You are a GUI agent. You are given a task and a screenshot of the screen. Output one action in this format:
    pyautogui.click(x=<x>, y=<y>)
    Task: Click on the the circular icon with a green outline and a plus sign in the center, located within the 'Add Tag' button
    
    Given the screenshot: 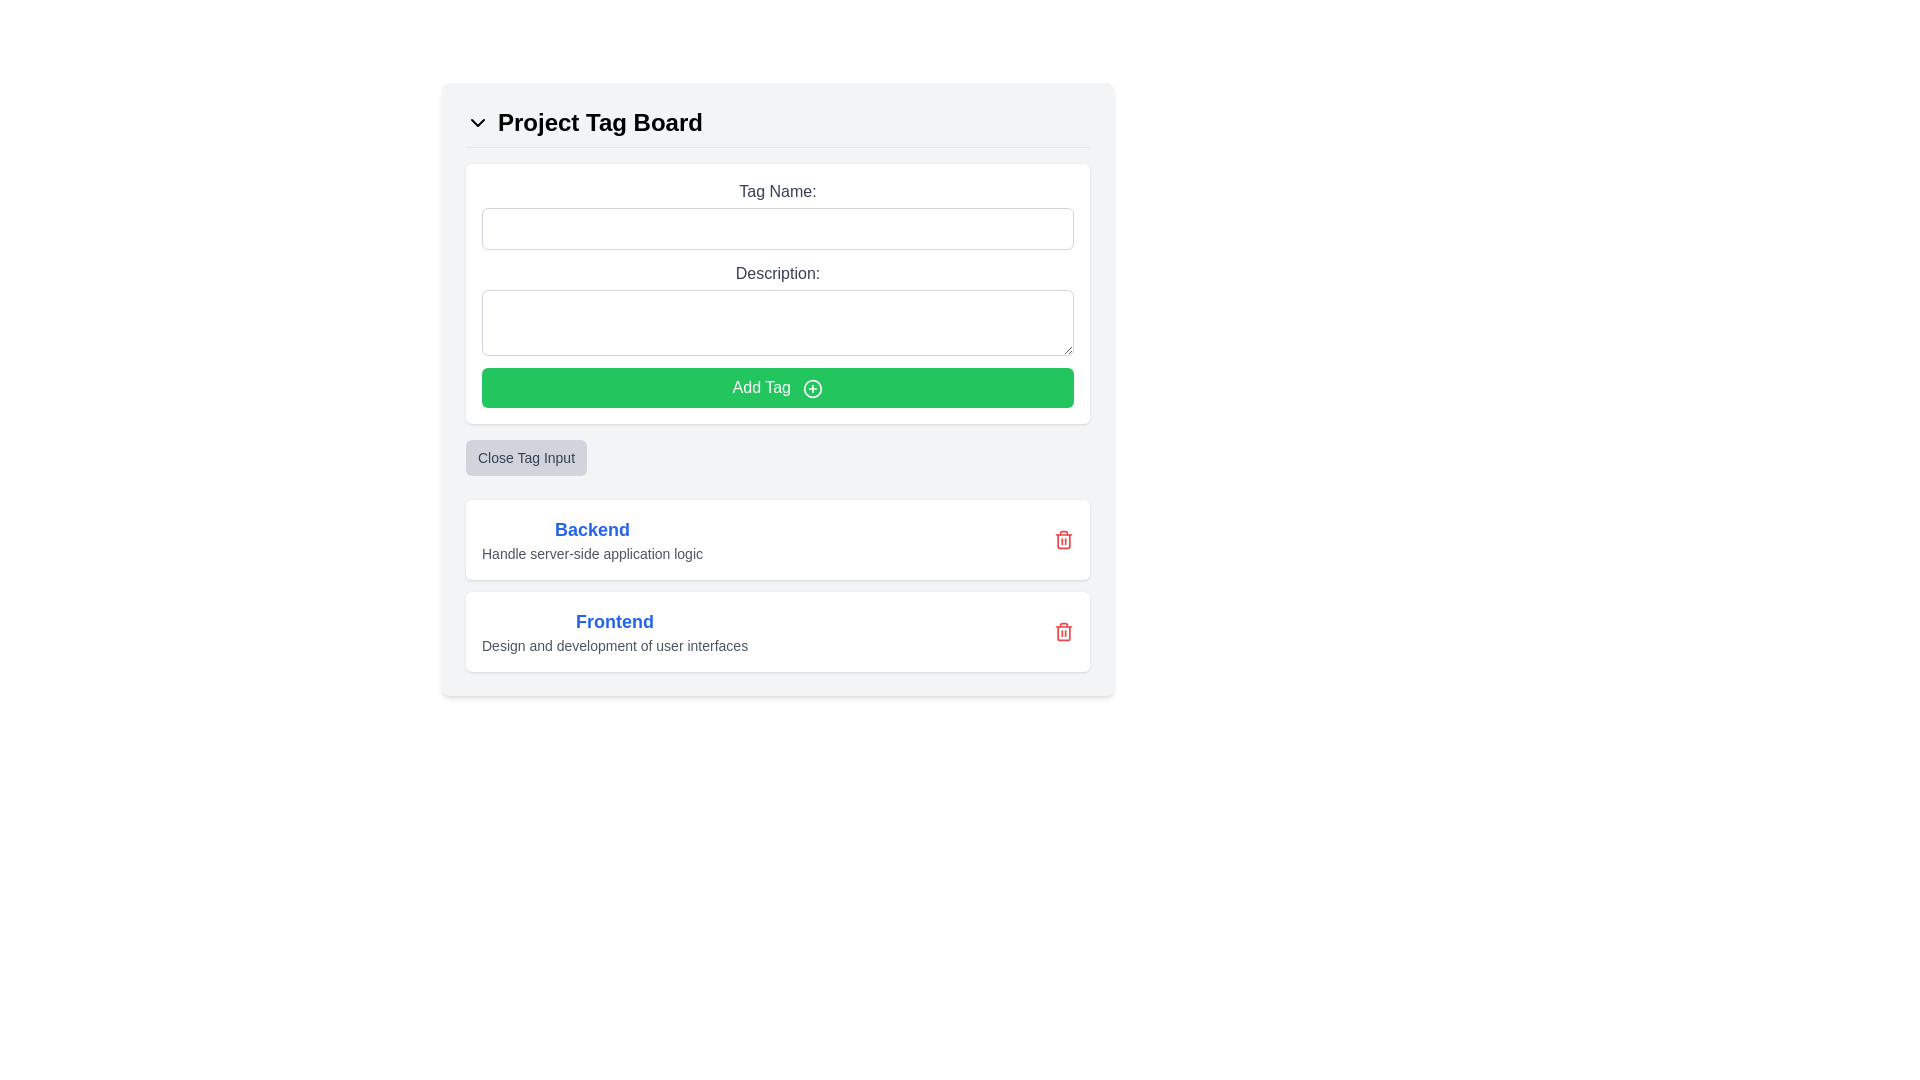 What is the action you would take?
    pyautogui.click(x=813, y=388)
    